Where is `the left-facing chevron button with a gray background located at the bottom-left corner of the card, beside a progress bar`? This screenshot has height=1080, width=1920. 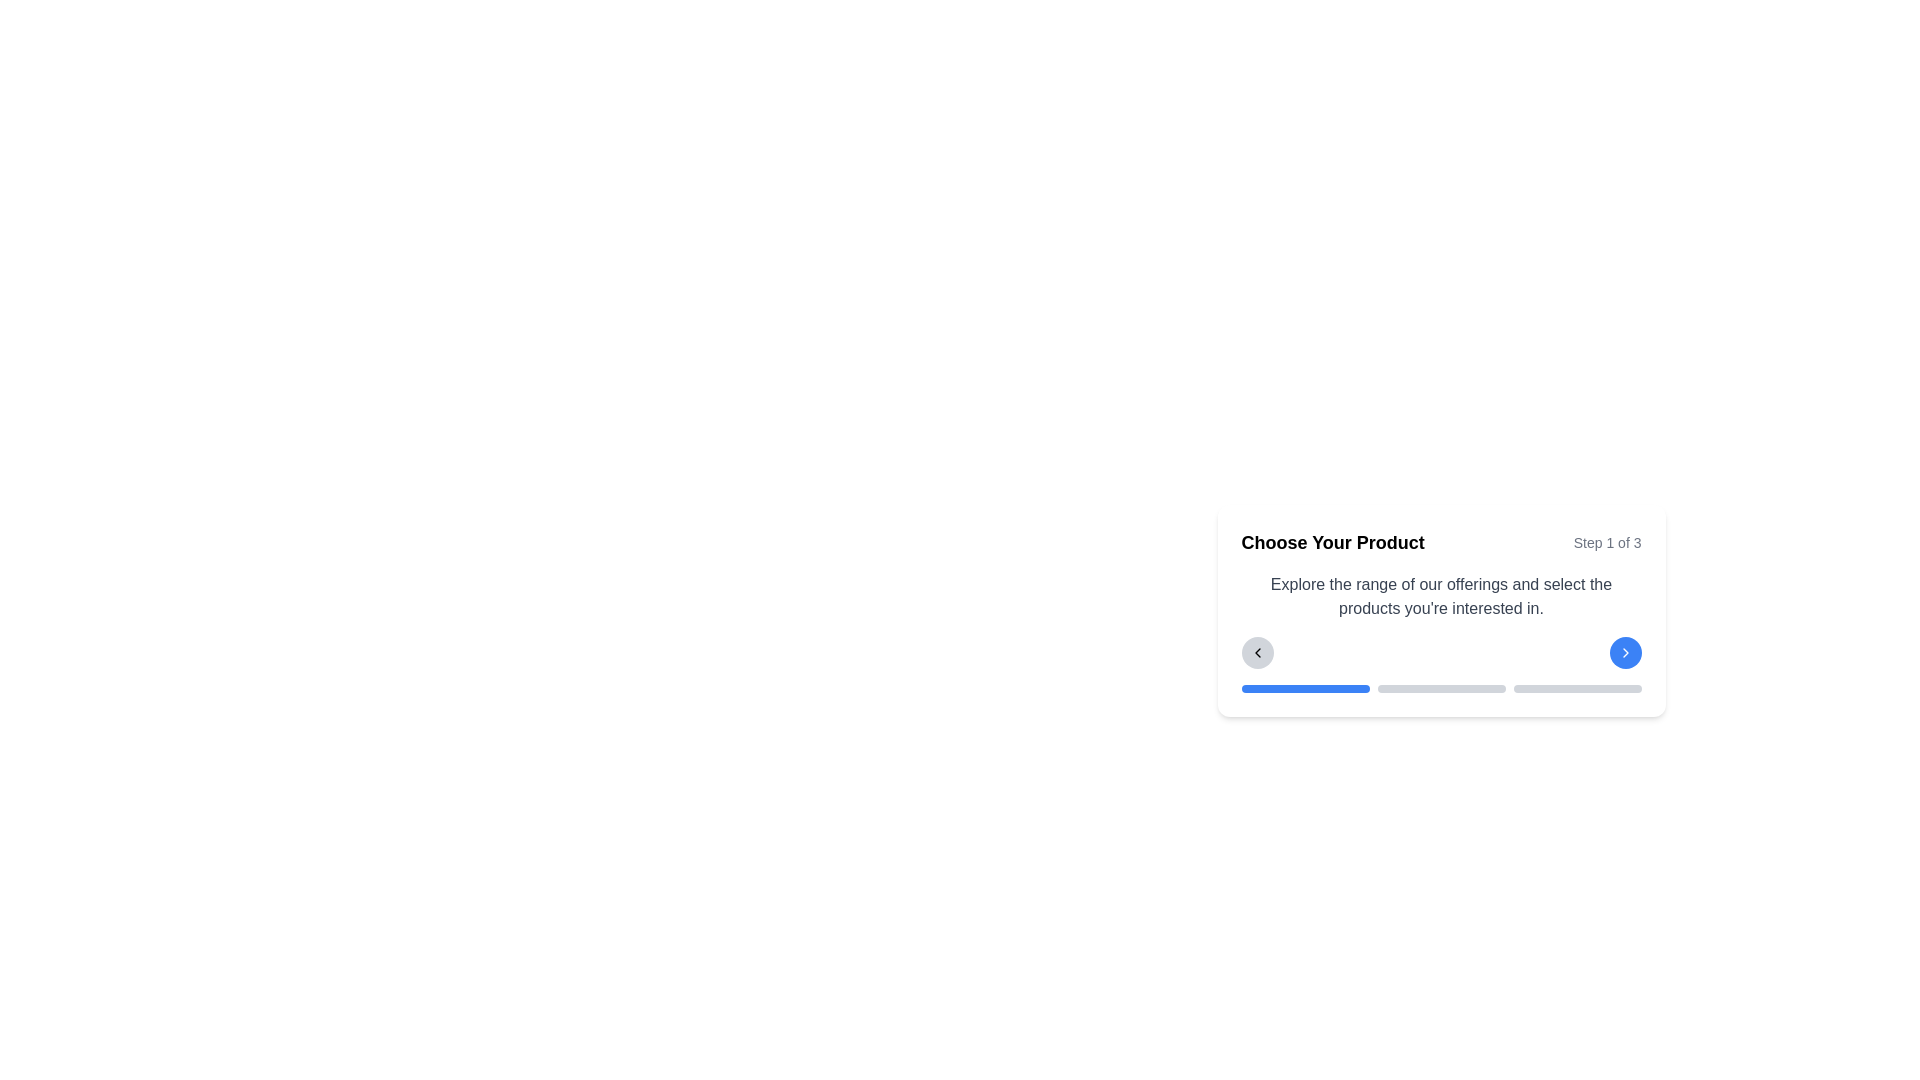
the left-facing chevron button with a gray background located at the bottom-left corner of the card, beside a progress bar is located at coordinates (1256, 652).